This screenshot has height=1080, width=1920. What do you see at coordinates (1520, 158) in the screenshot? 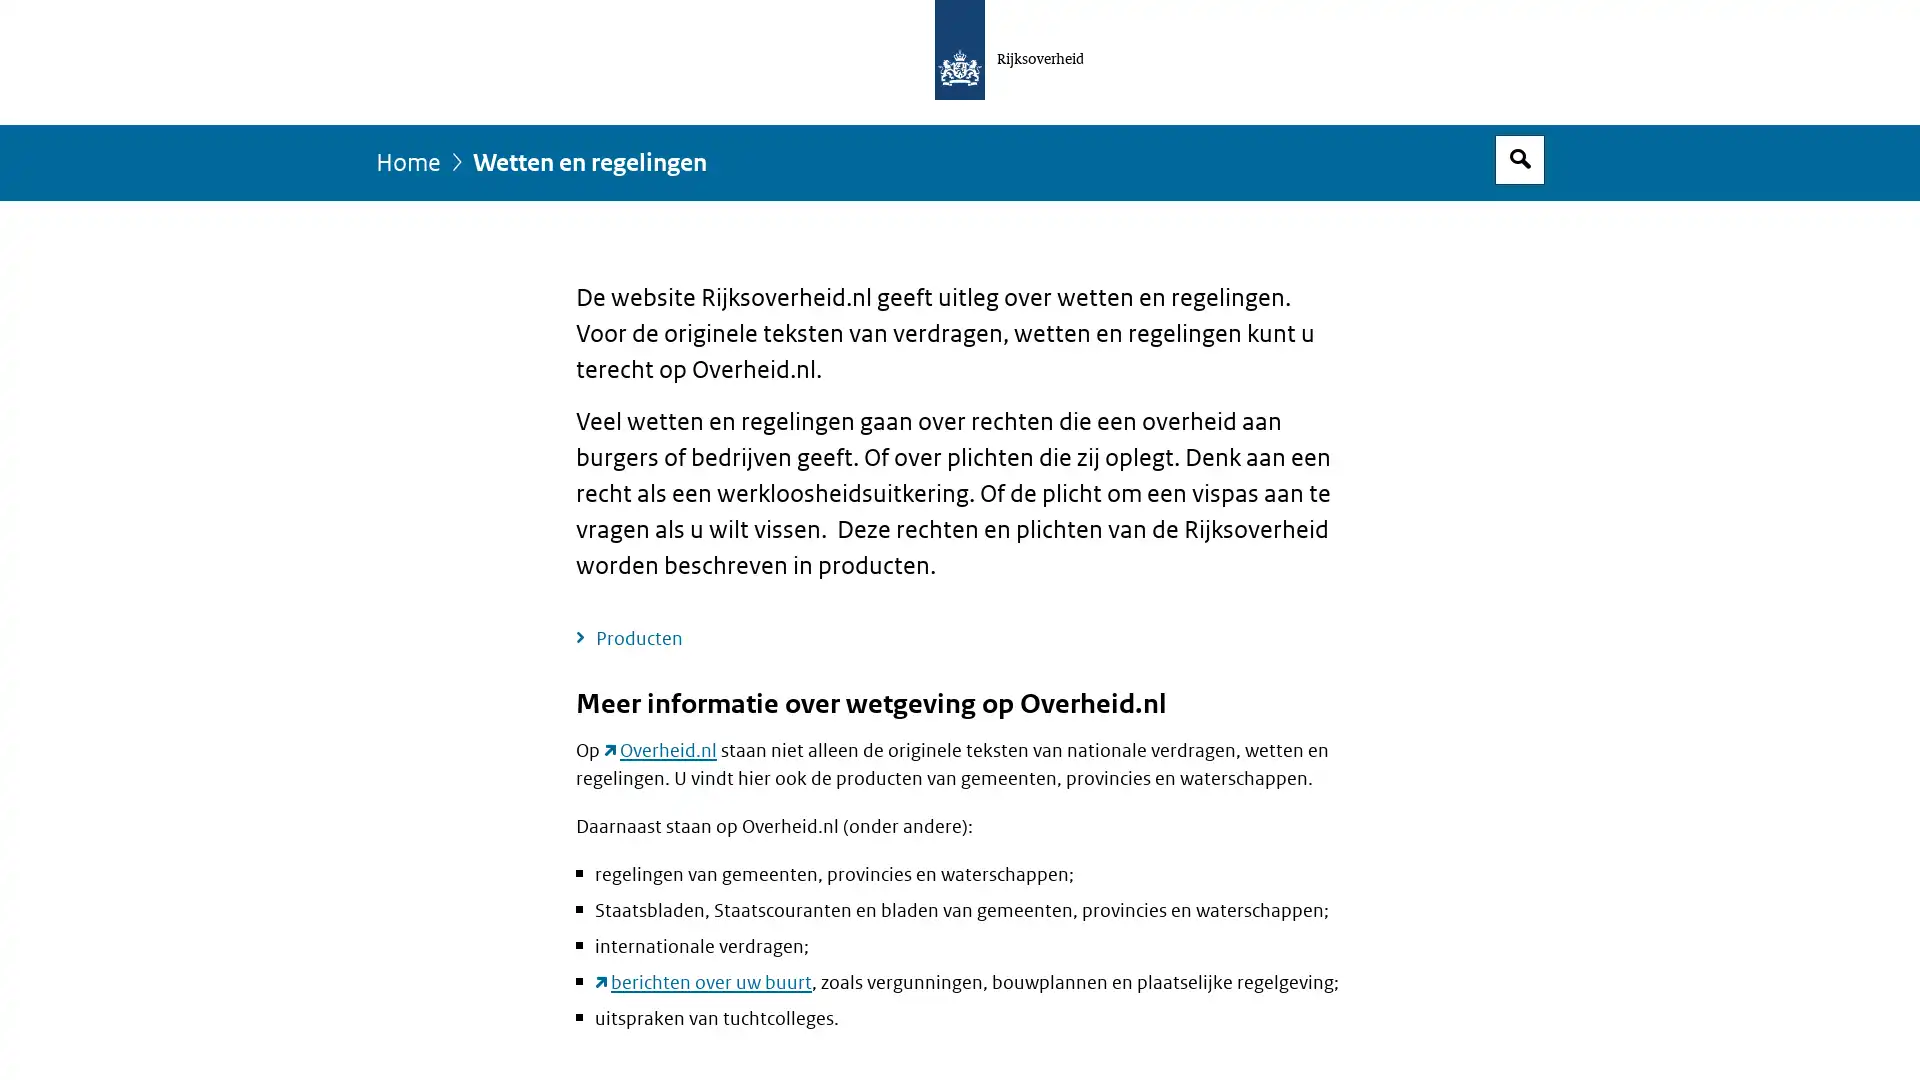
I see `Open zoekveld` at bounding box center [1520, 158].